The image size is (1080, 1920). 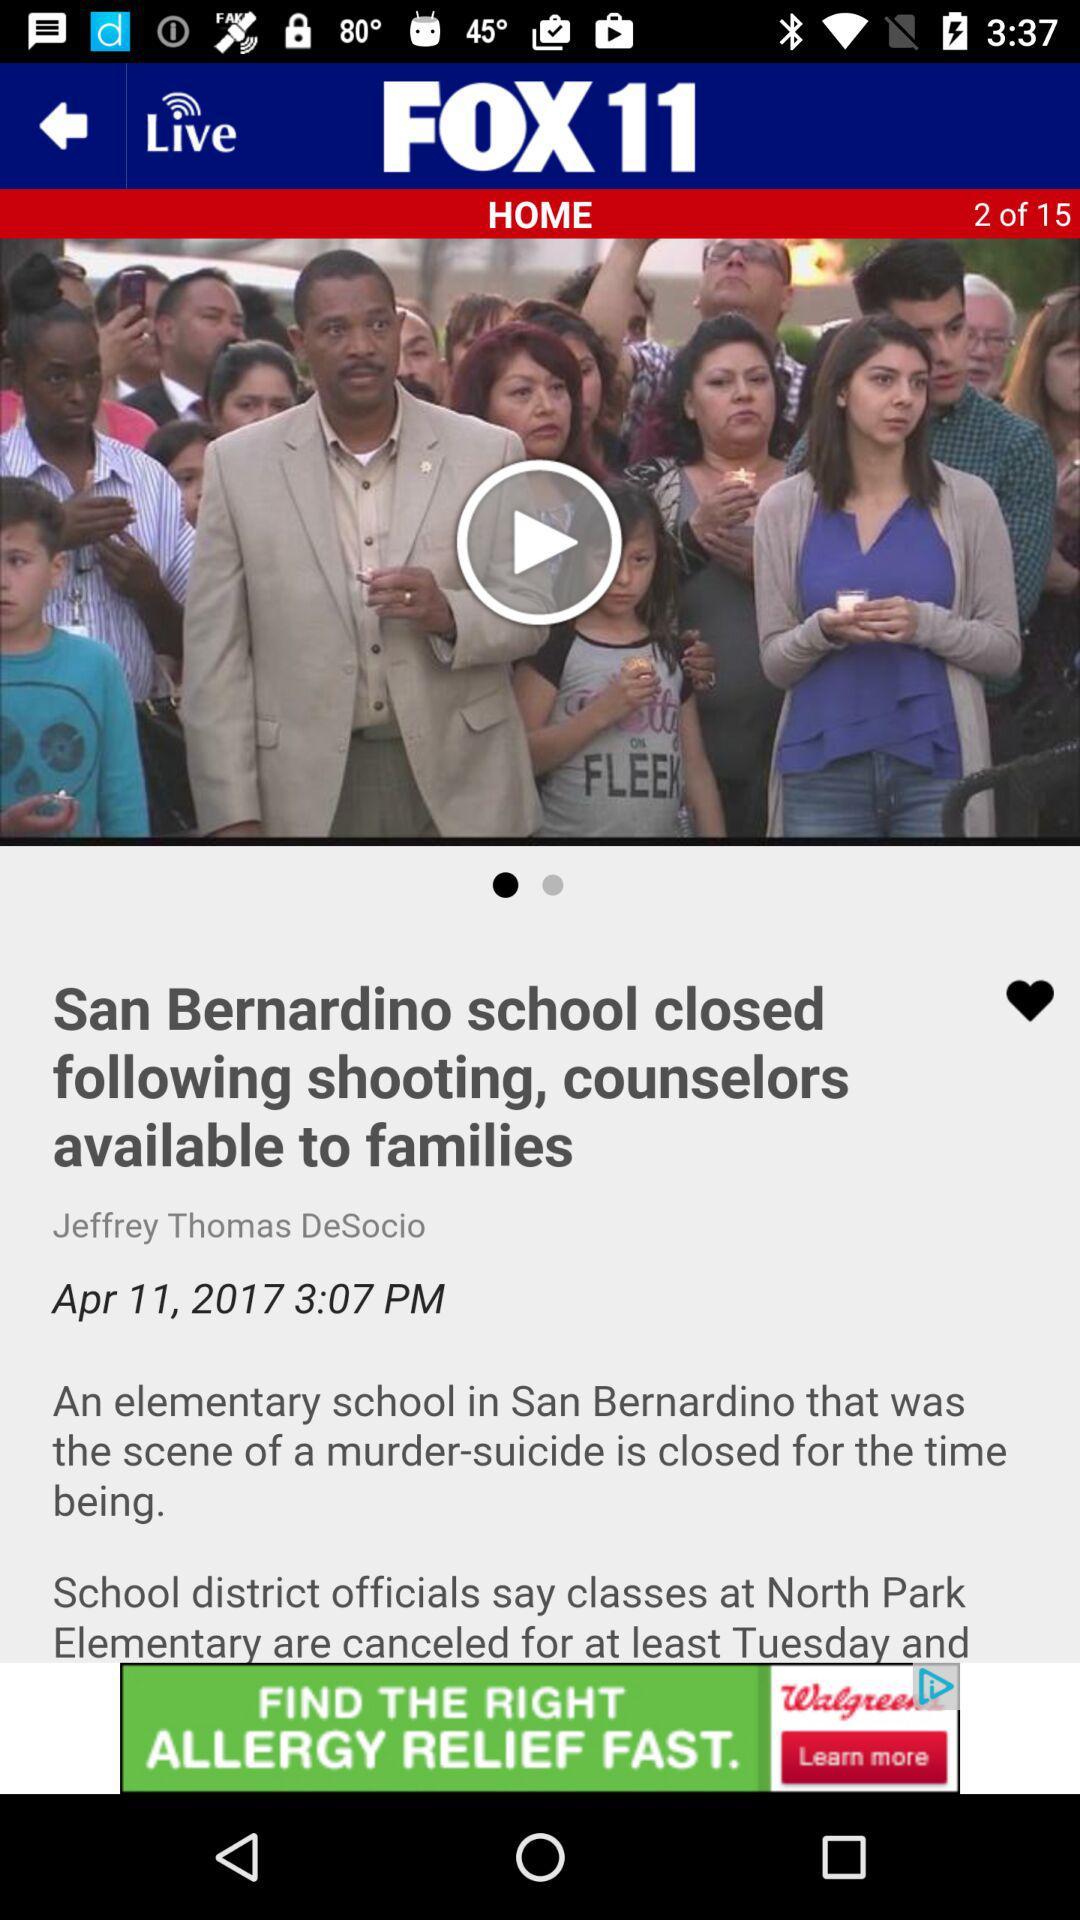 I want to click on the arrow_backward icon, so click(x=61, y=124).